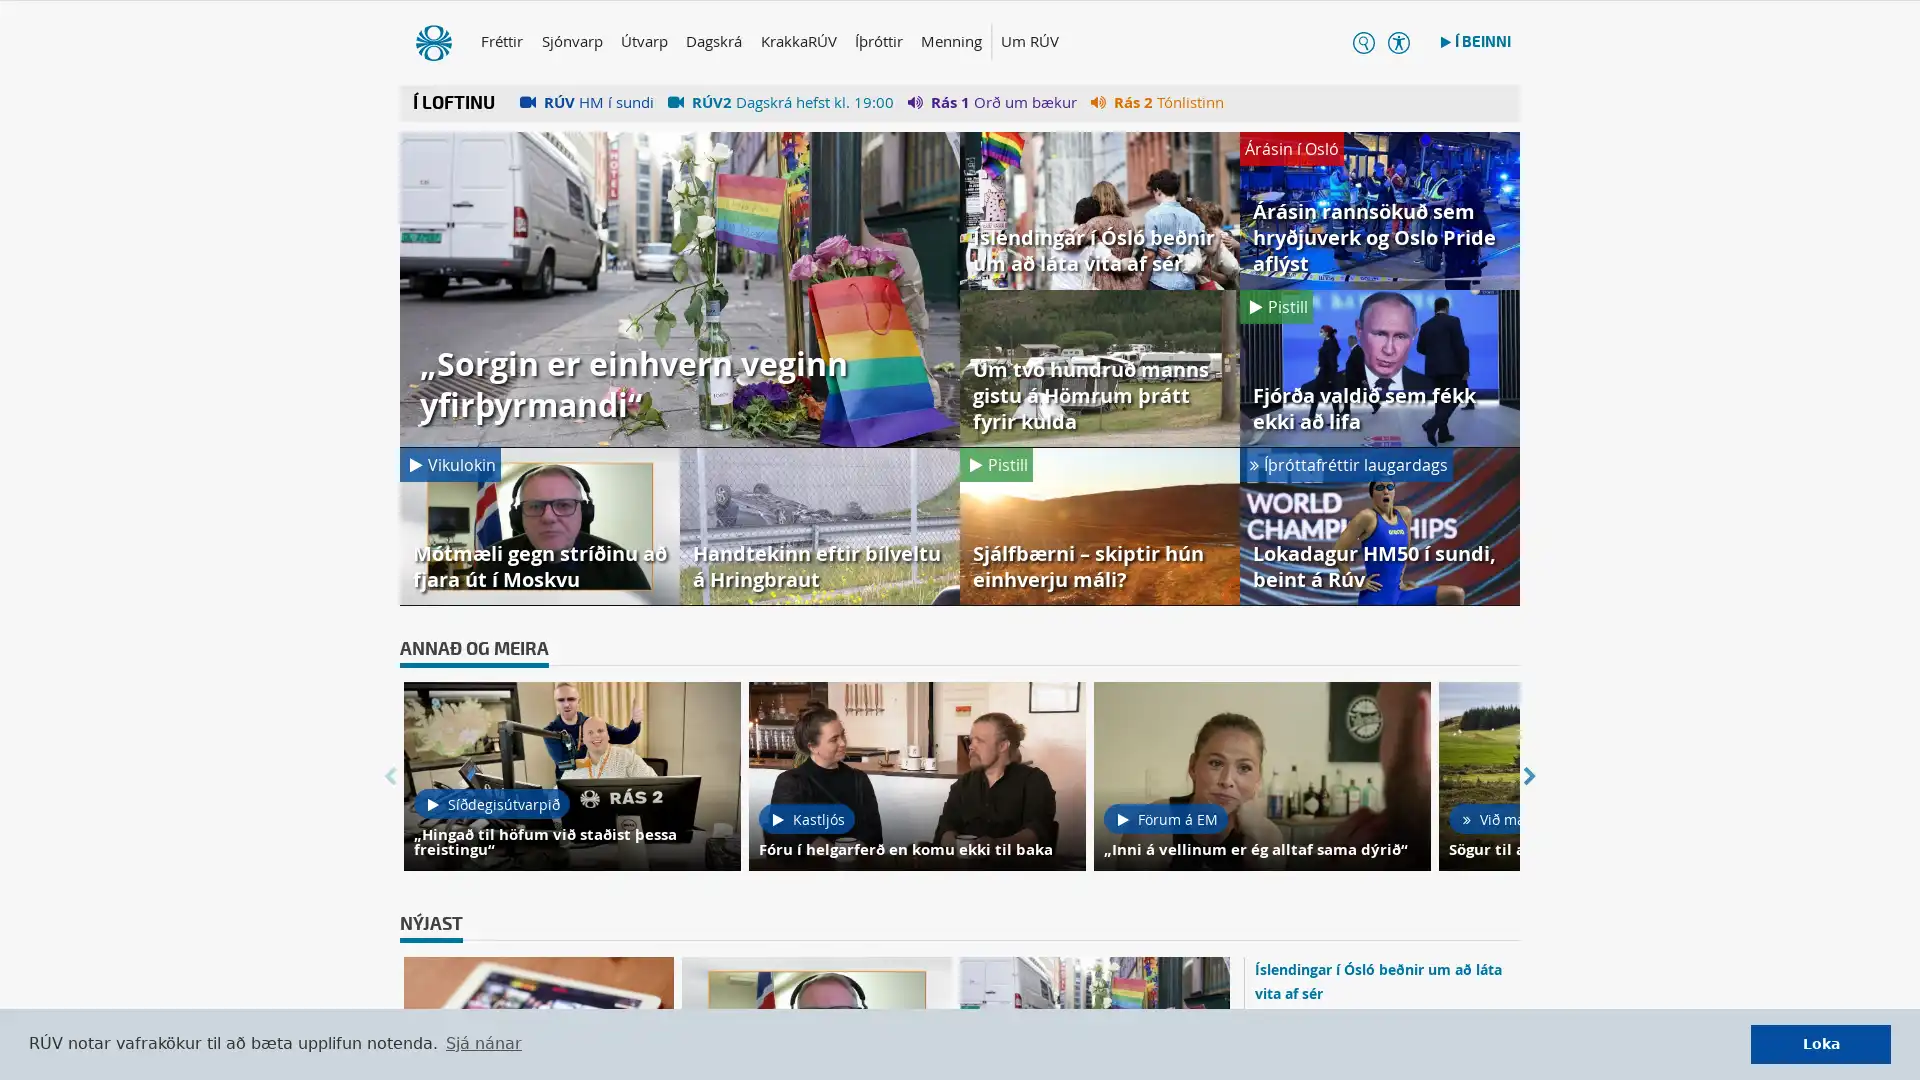 Image resolution: width=1920 pixels, height=1080 pixels. What do you see at coordinates (483, 1043) in the screenshot?
I see `learn more about cookies` at bounding box center [483, 1043].